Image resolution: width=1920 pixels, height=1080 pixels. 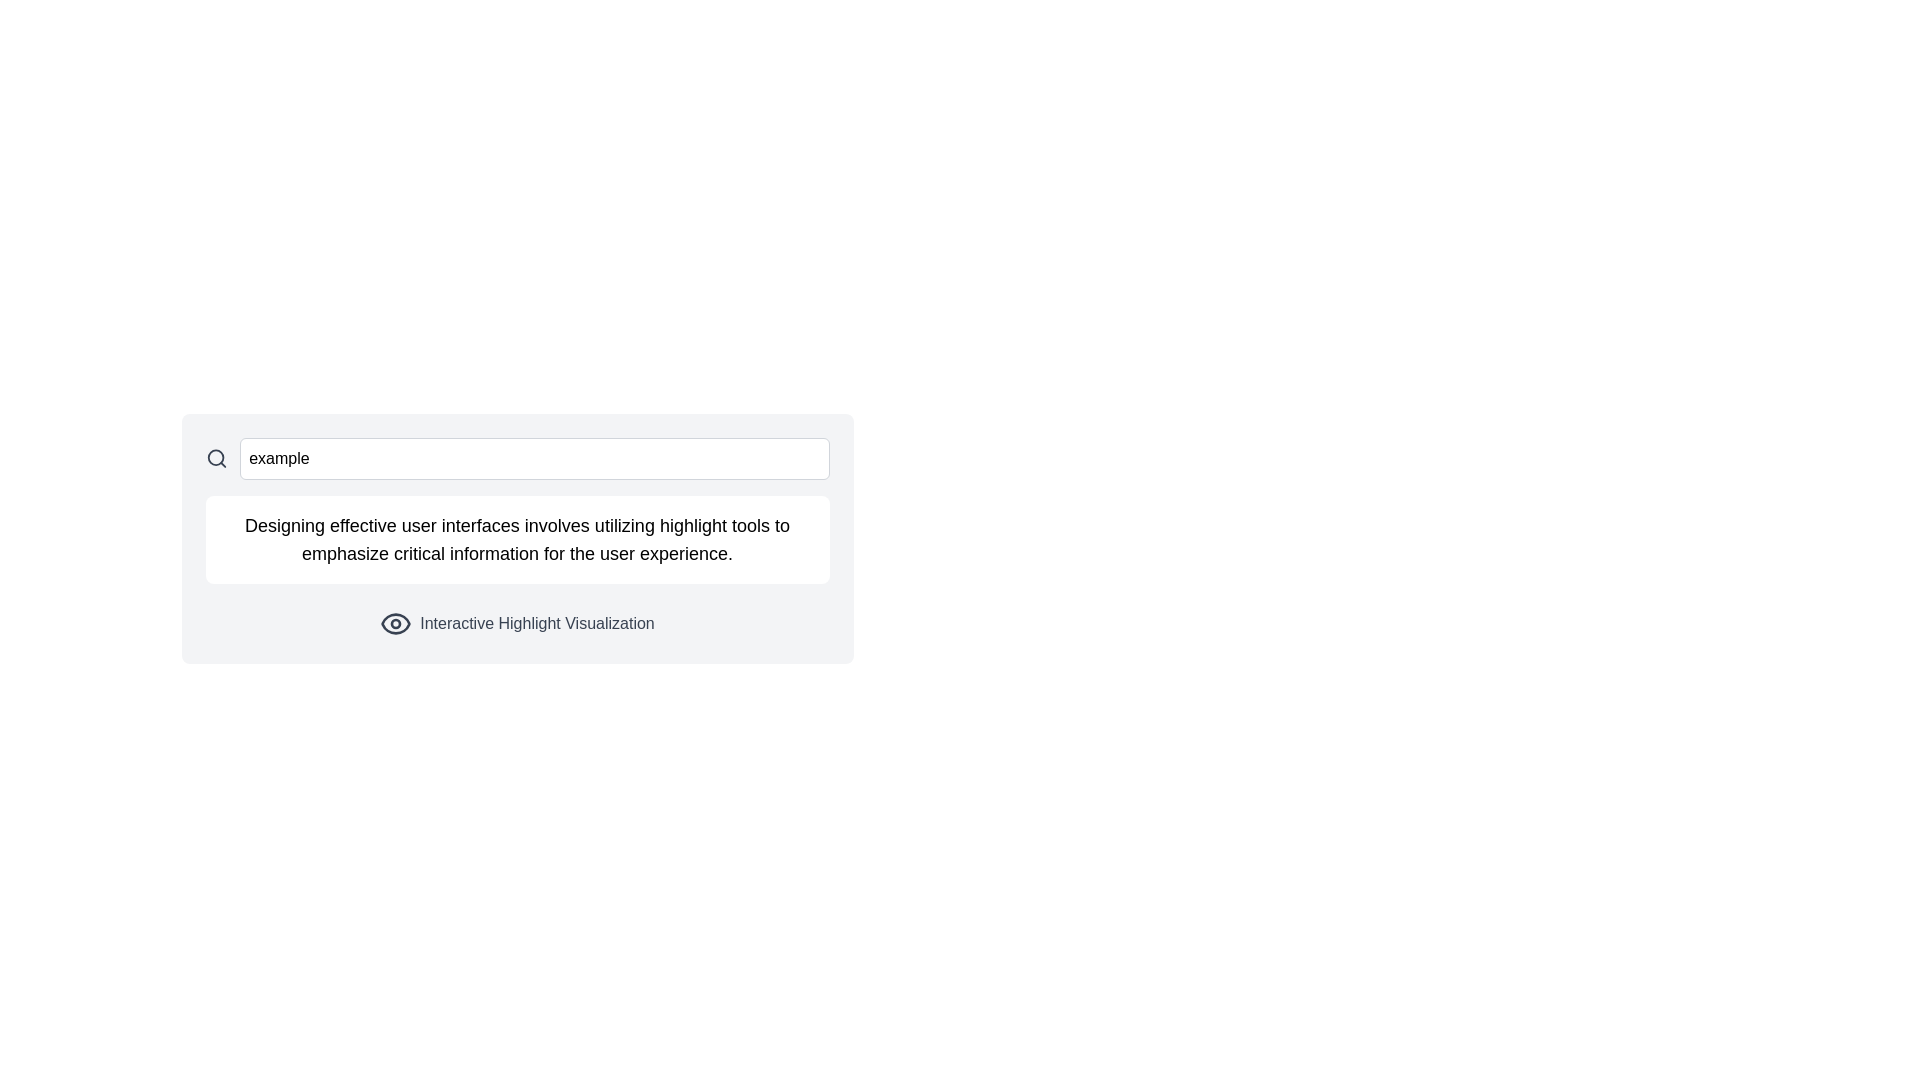 What do you see at coordinates (215, 458) in the screenshot?
I see `the central circular part of the magnifying glass search icon, which is part of the visual representation located at the left end of the search input field` at bounding box center [215, 458].